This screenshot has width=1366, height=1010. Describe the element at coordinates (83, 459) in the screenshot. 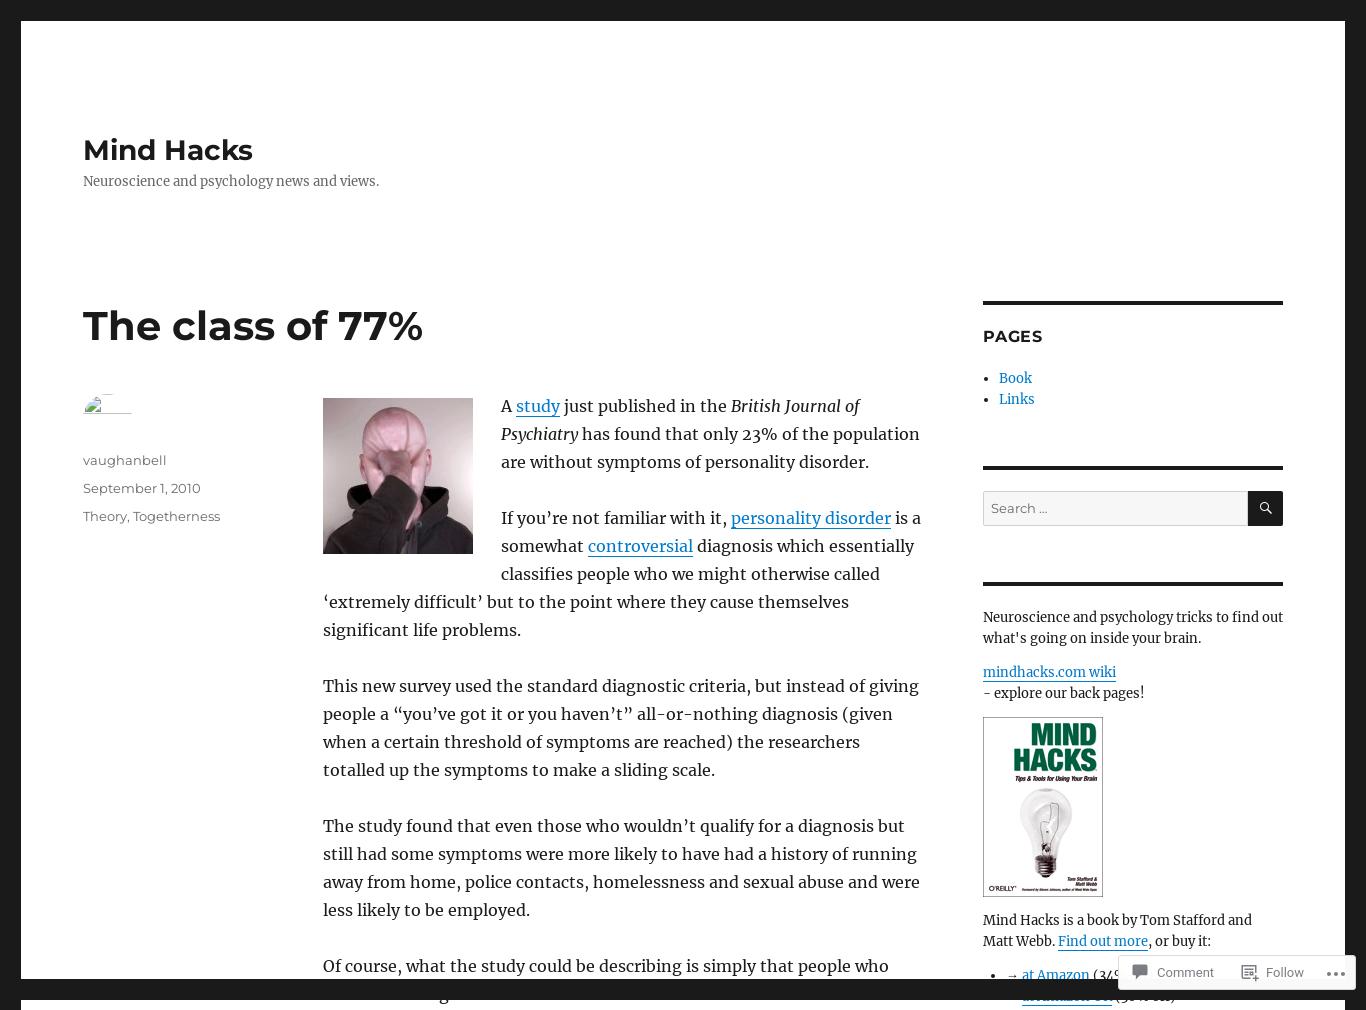

I see `'vaughanbell'` at that location.